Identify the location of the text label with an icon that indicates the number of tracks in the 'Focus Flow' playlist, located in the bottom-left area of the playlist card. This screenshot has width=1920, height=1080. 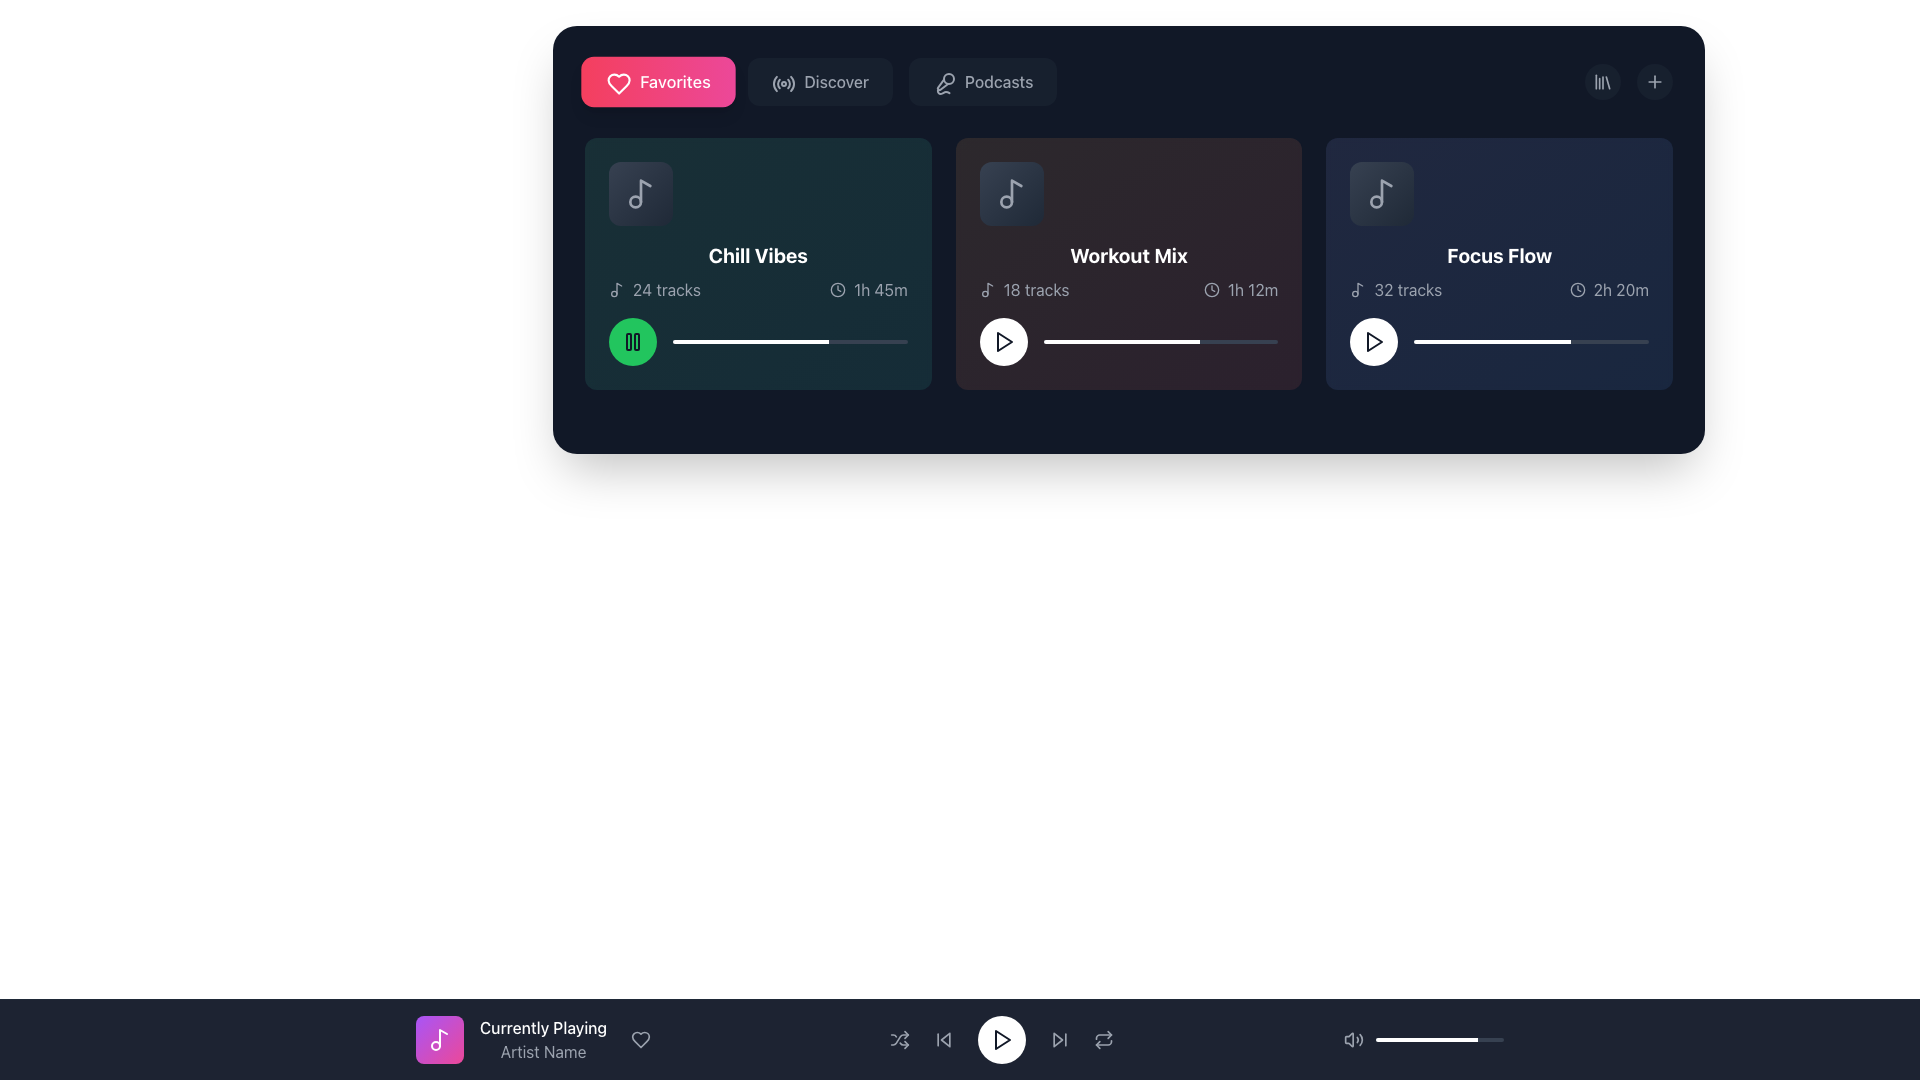
(1395, 289).